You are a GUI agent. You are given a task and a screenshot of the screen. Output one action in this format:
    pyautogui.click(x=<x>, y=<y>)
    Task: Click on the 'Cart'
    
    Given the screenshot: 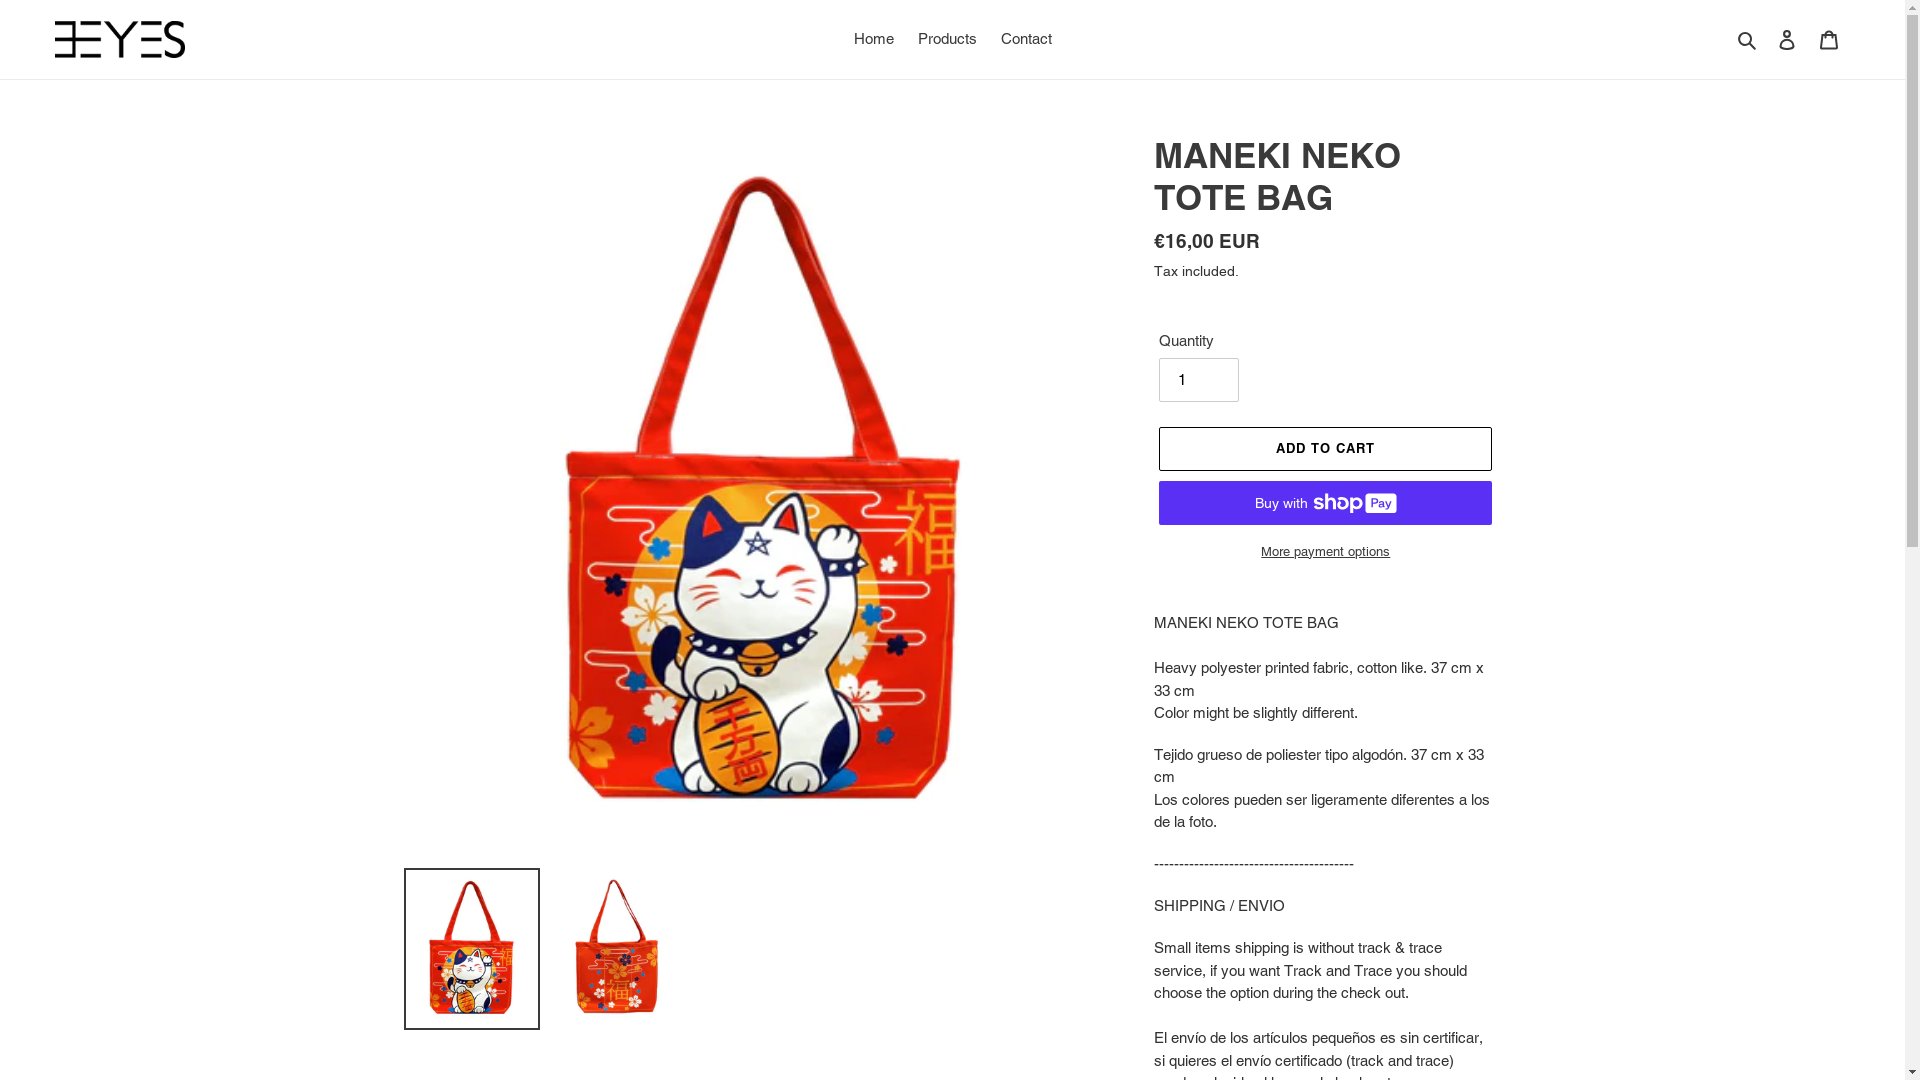 What is the action you would take?
    pyautogui.click(x=1828, y=39)
    